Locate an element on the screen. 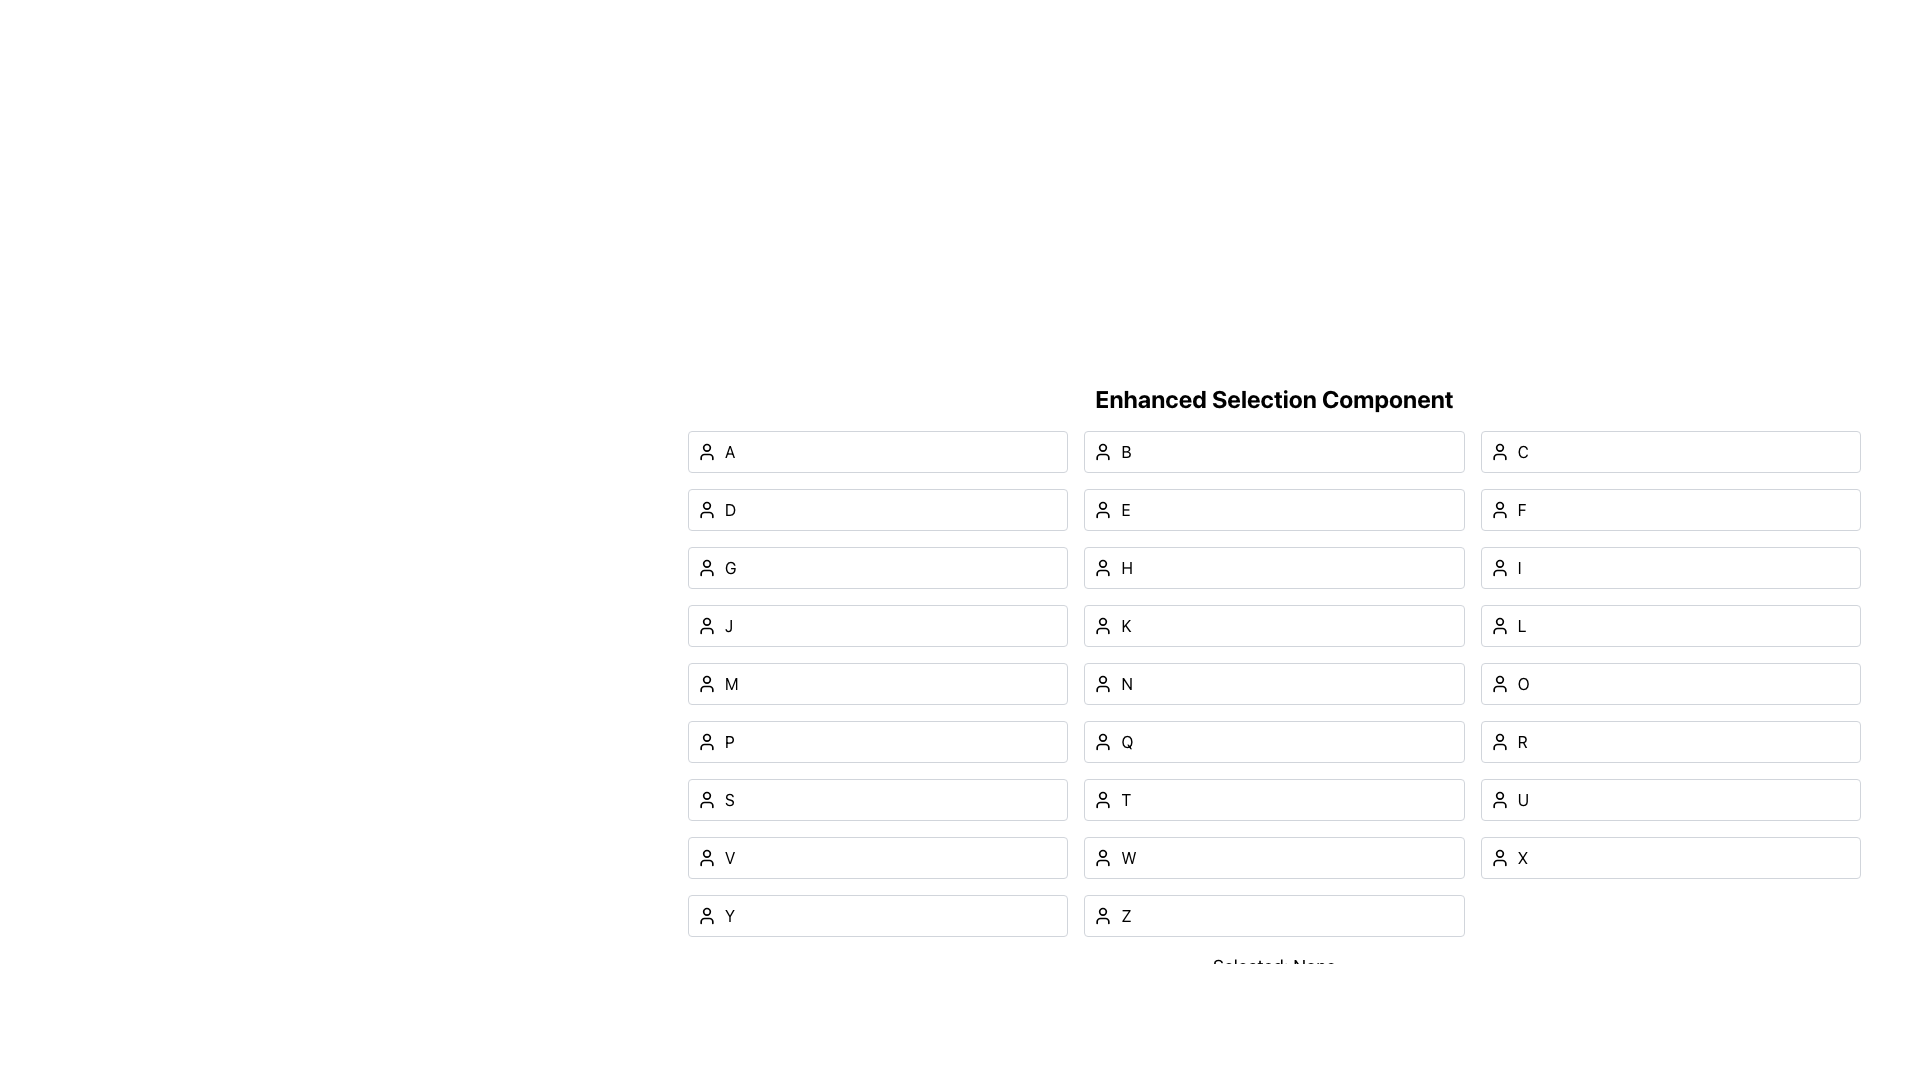 This screenshot has width=1920, height=1080. the graphical icon representing a standard user silhouette located within the option labeled 'D', positioned in the first column of a grid layout is located at coordinates (706, 508).